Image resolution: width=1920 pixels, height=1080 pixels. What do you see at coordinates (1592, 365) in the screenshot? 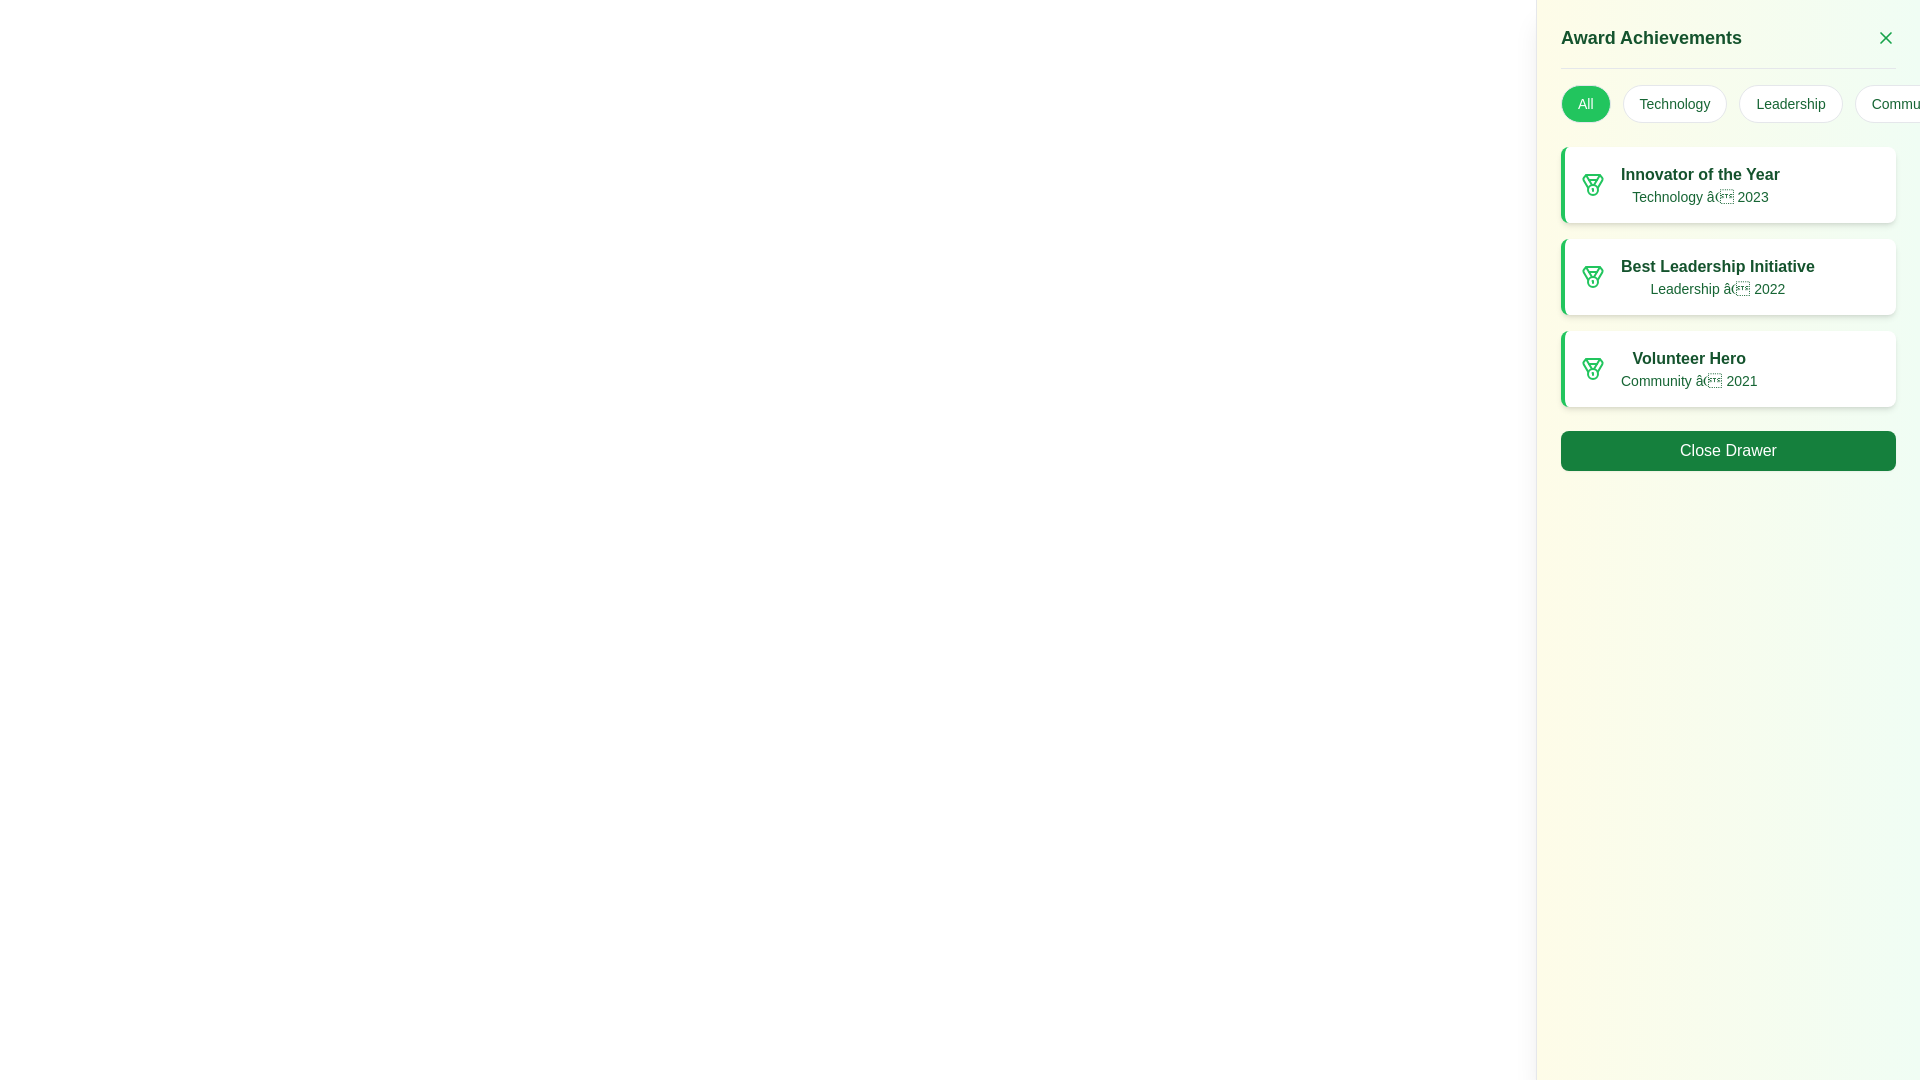
I see `the decorative shape within the SVG icon representing the 'Volunteer Hero' achievement, located at the center-bottom of the top-right panel` at bounding box center [1592, 365].